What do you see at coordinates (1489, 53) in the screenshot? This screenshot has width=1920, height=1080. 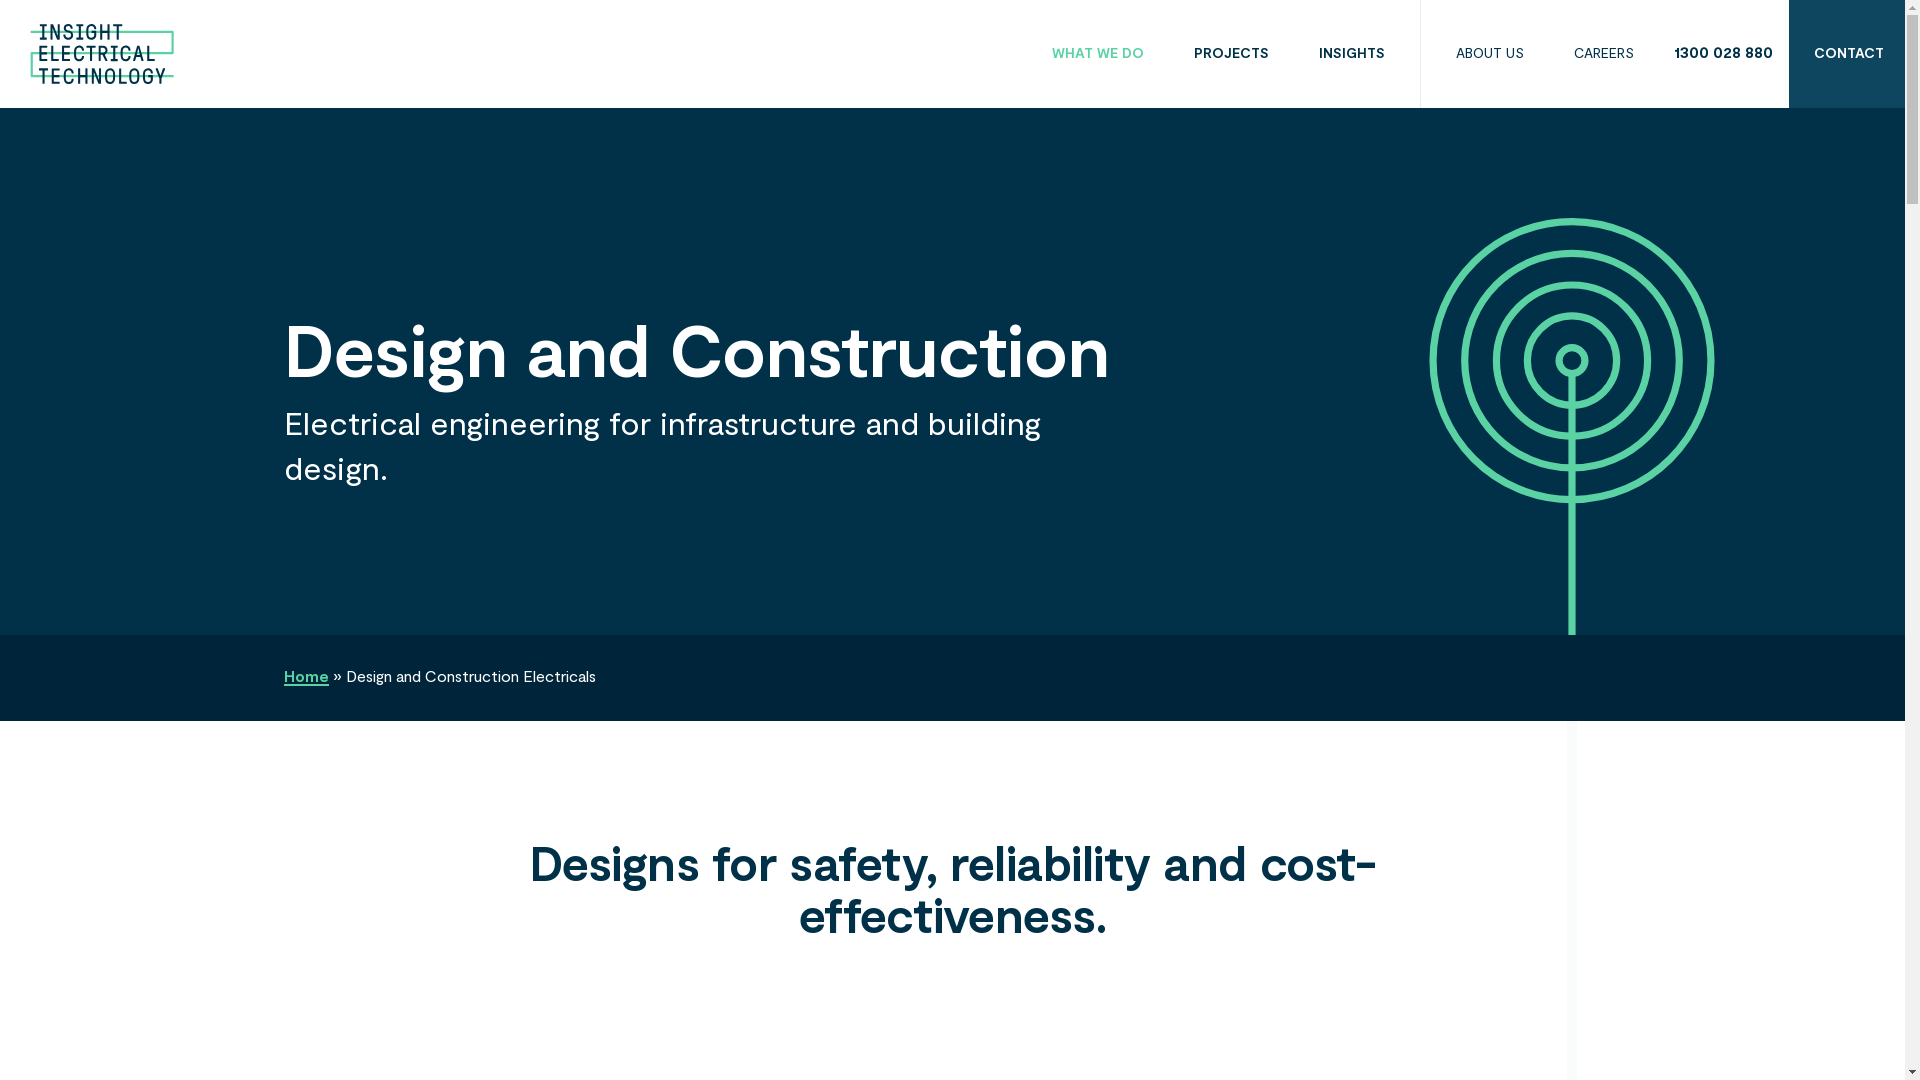 I see `'ABOUT US'` at bounding box center [1489, 53].